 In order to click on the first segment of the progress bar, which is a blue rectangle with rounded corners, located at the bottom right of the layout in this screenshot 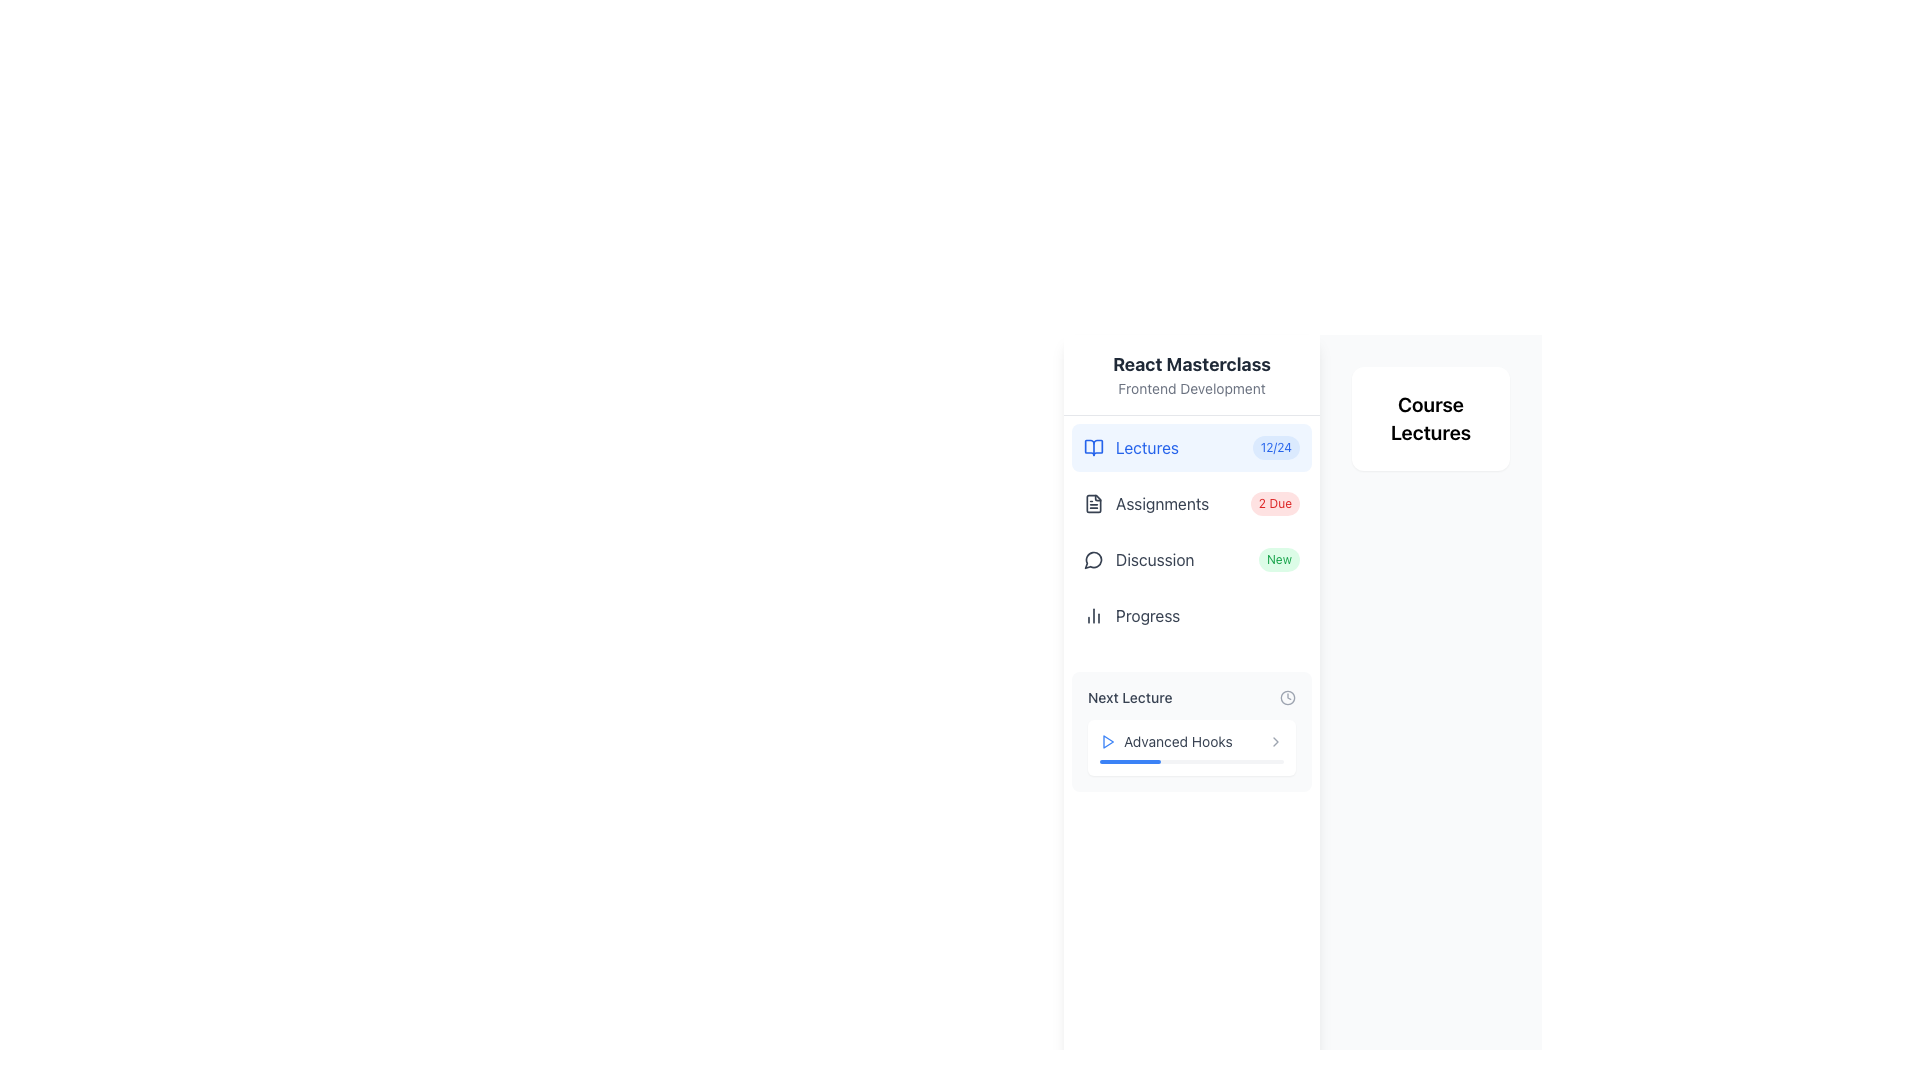, I will do `click(1130, 762)`.